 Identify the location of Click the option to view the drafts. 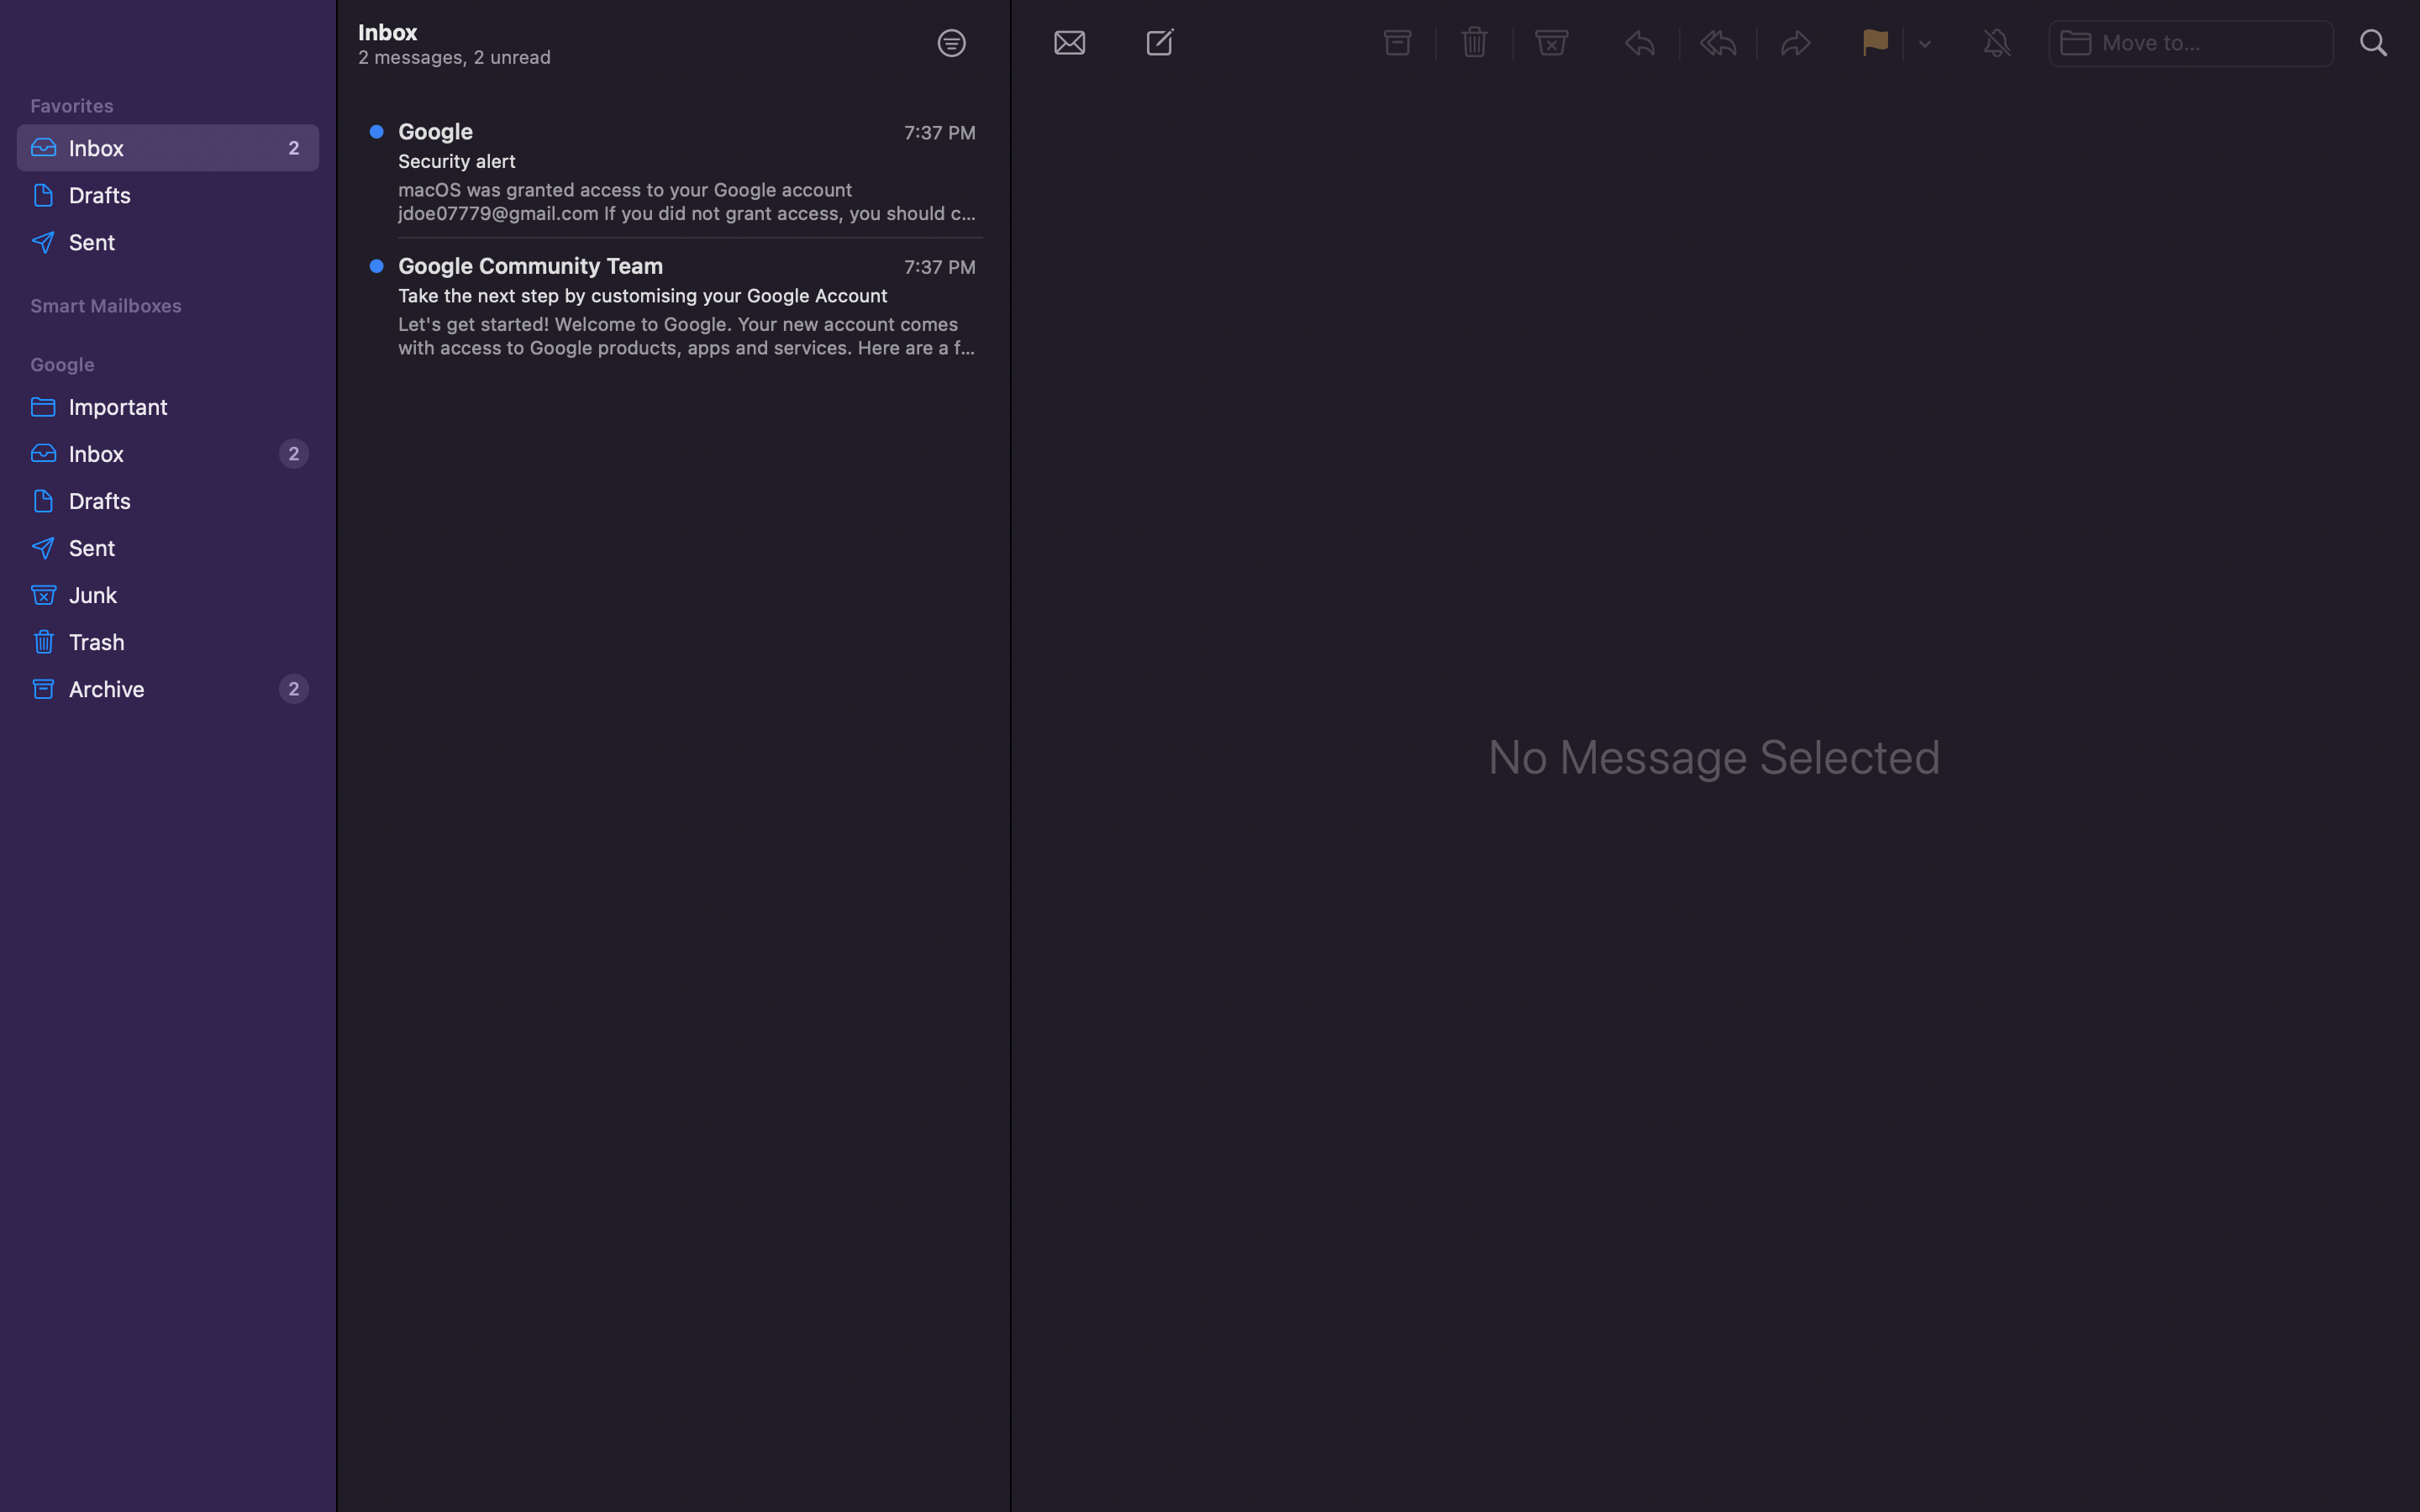
(164, 499).